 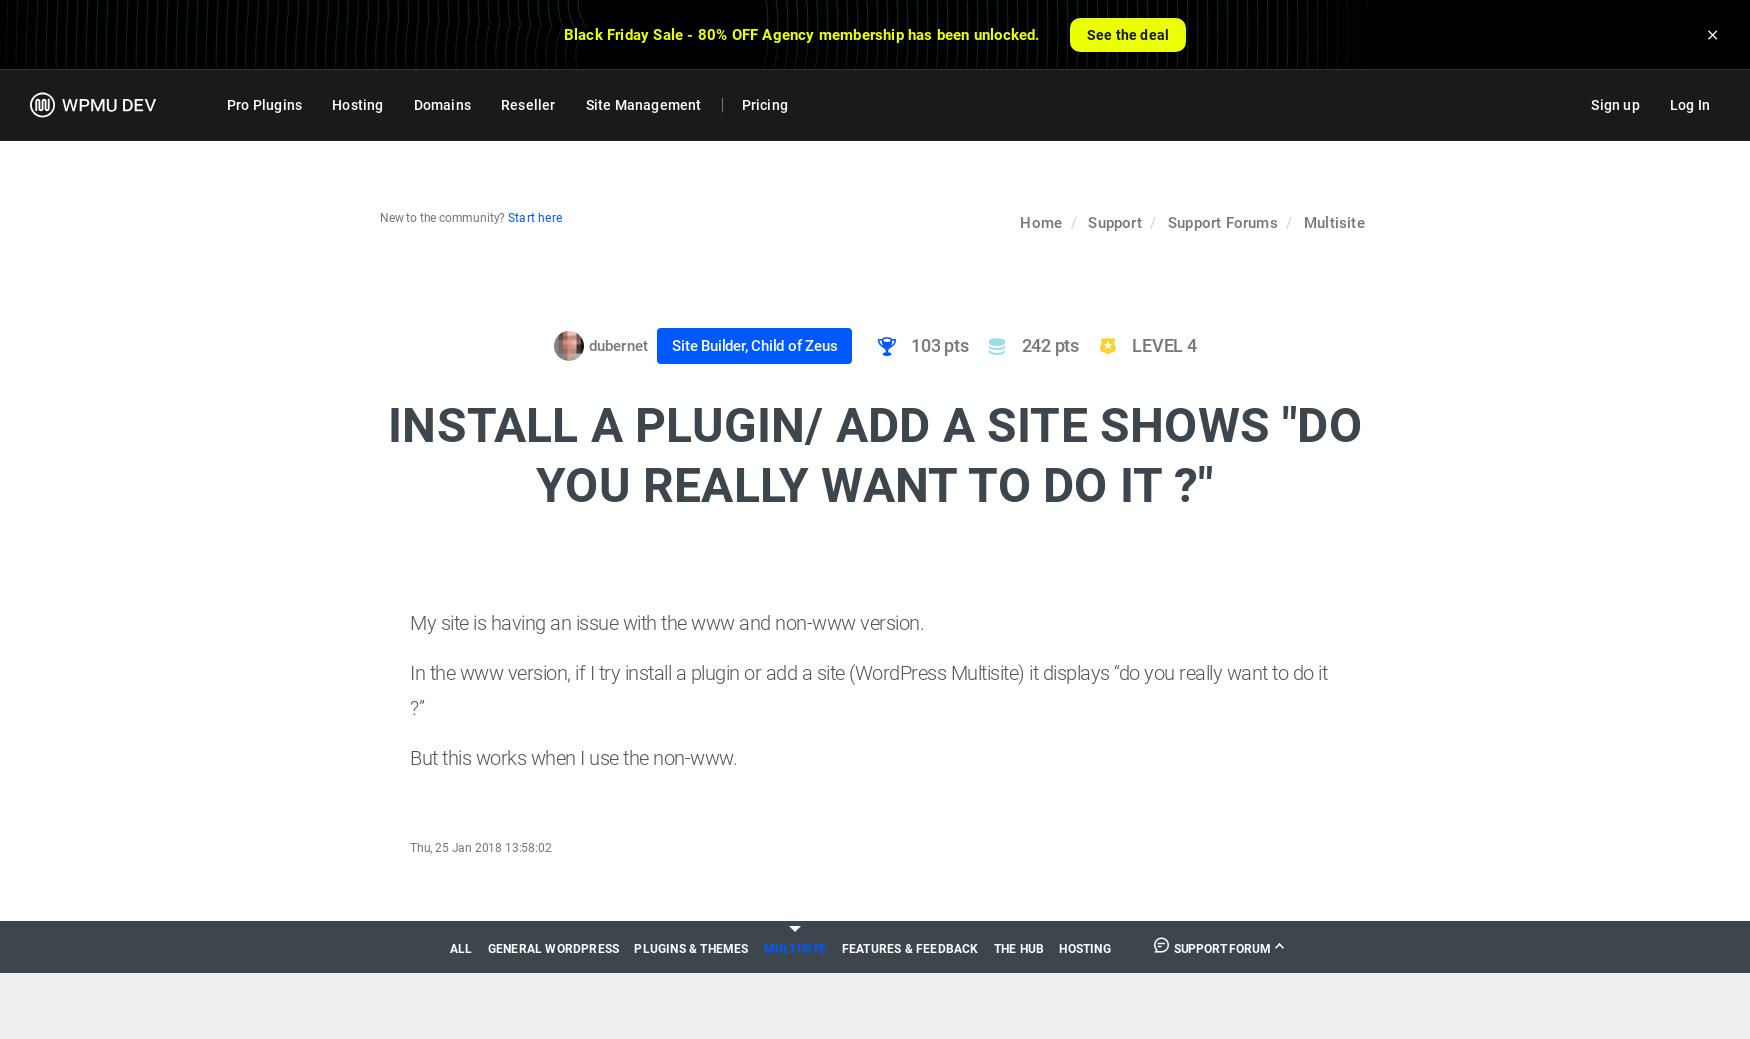 What do you see at coordinates (641, 104) in the screenshot?
I see `'Site Management'` at bounding box center [641, 104].